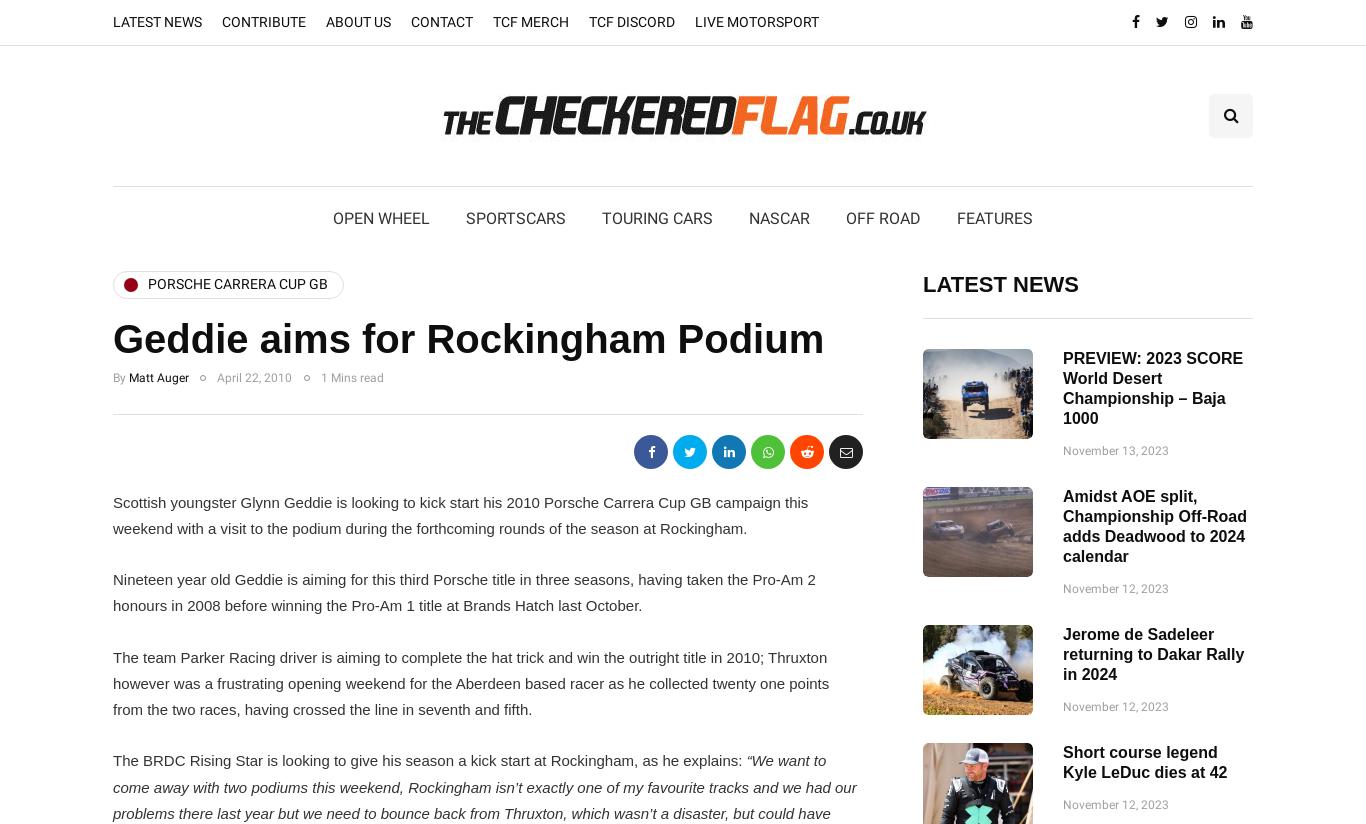  Describe the element at coordinates (470, 683) in the screenshot. I see `'The team Parker Racing driver is aiming to complete the hat trick and win the outright title in 2010; Thruxton however was a frustrating opening weekend for the Aberdeen based racer as he collected twenty one points from the two races, having crossed the line in seventh and fifth.'` at that location.